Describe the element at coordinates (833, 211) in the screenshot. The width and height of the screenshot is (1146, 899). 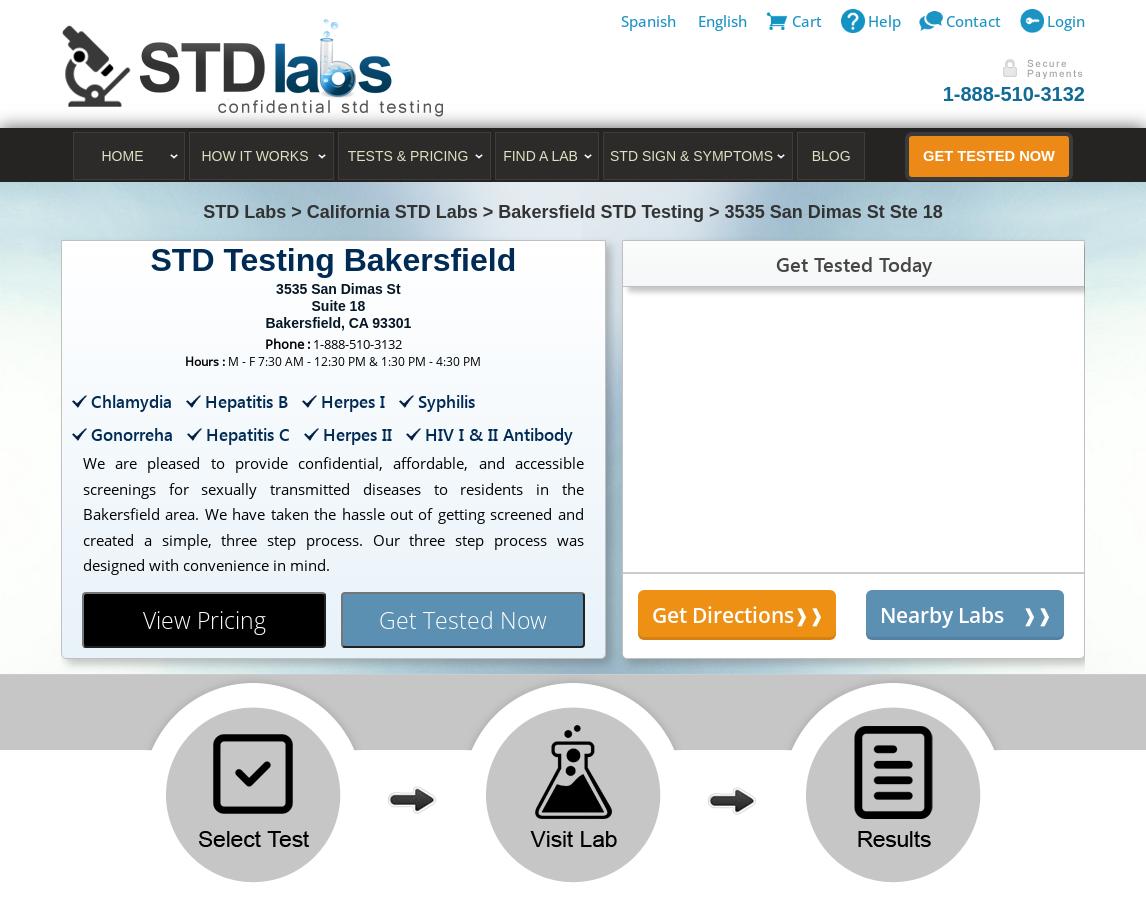
I see `'3535 San Dimas St Ste 18'` at that location.